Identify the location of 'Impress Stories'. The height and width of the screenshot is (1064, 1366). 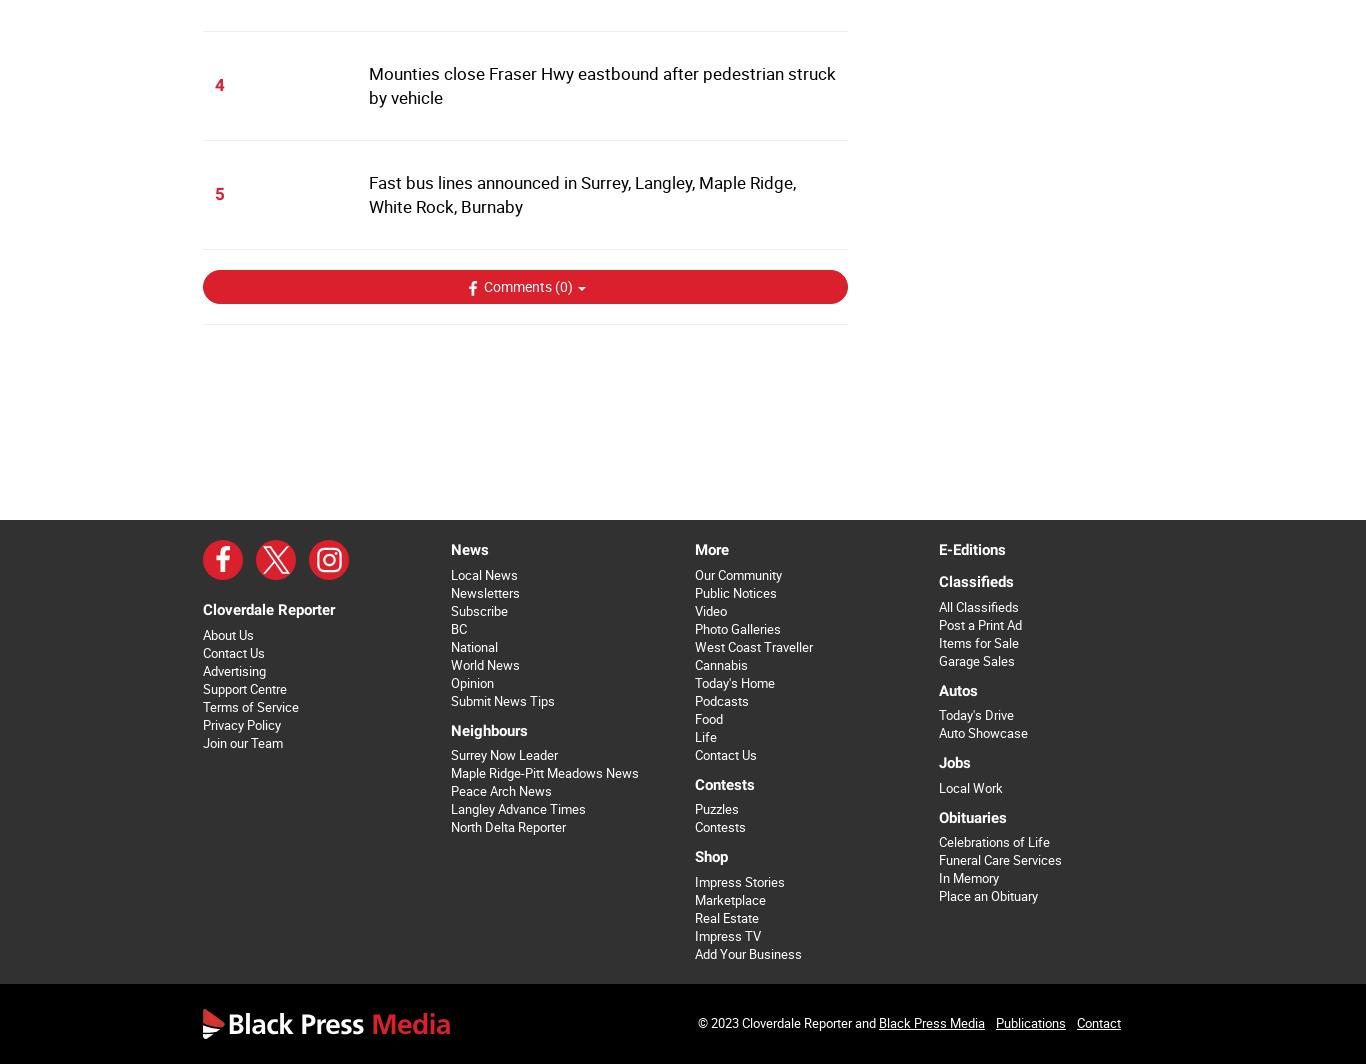
(739, 881).